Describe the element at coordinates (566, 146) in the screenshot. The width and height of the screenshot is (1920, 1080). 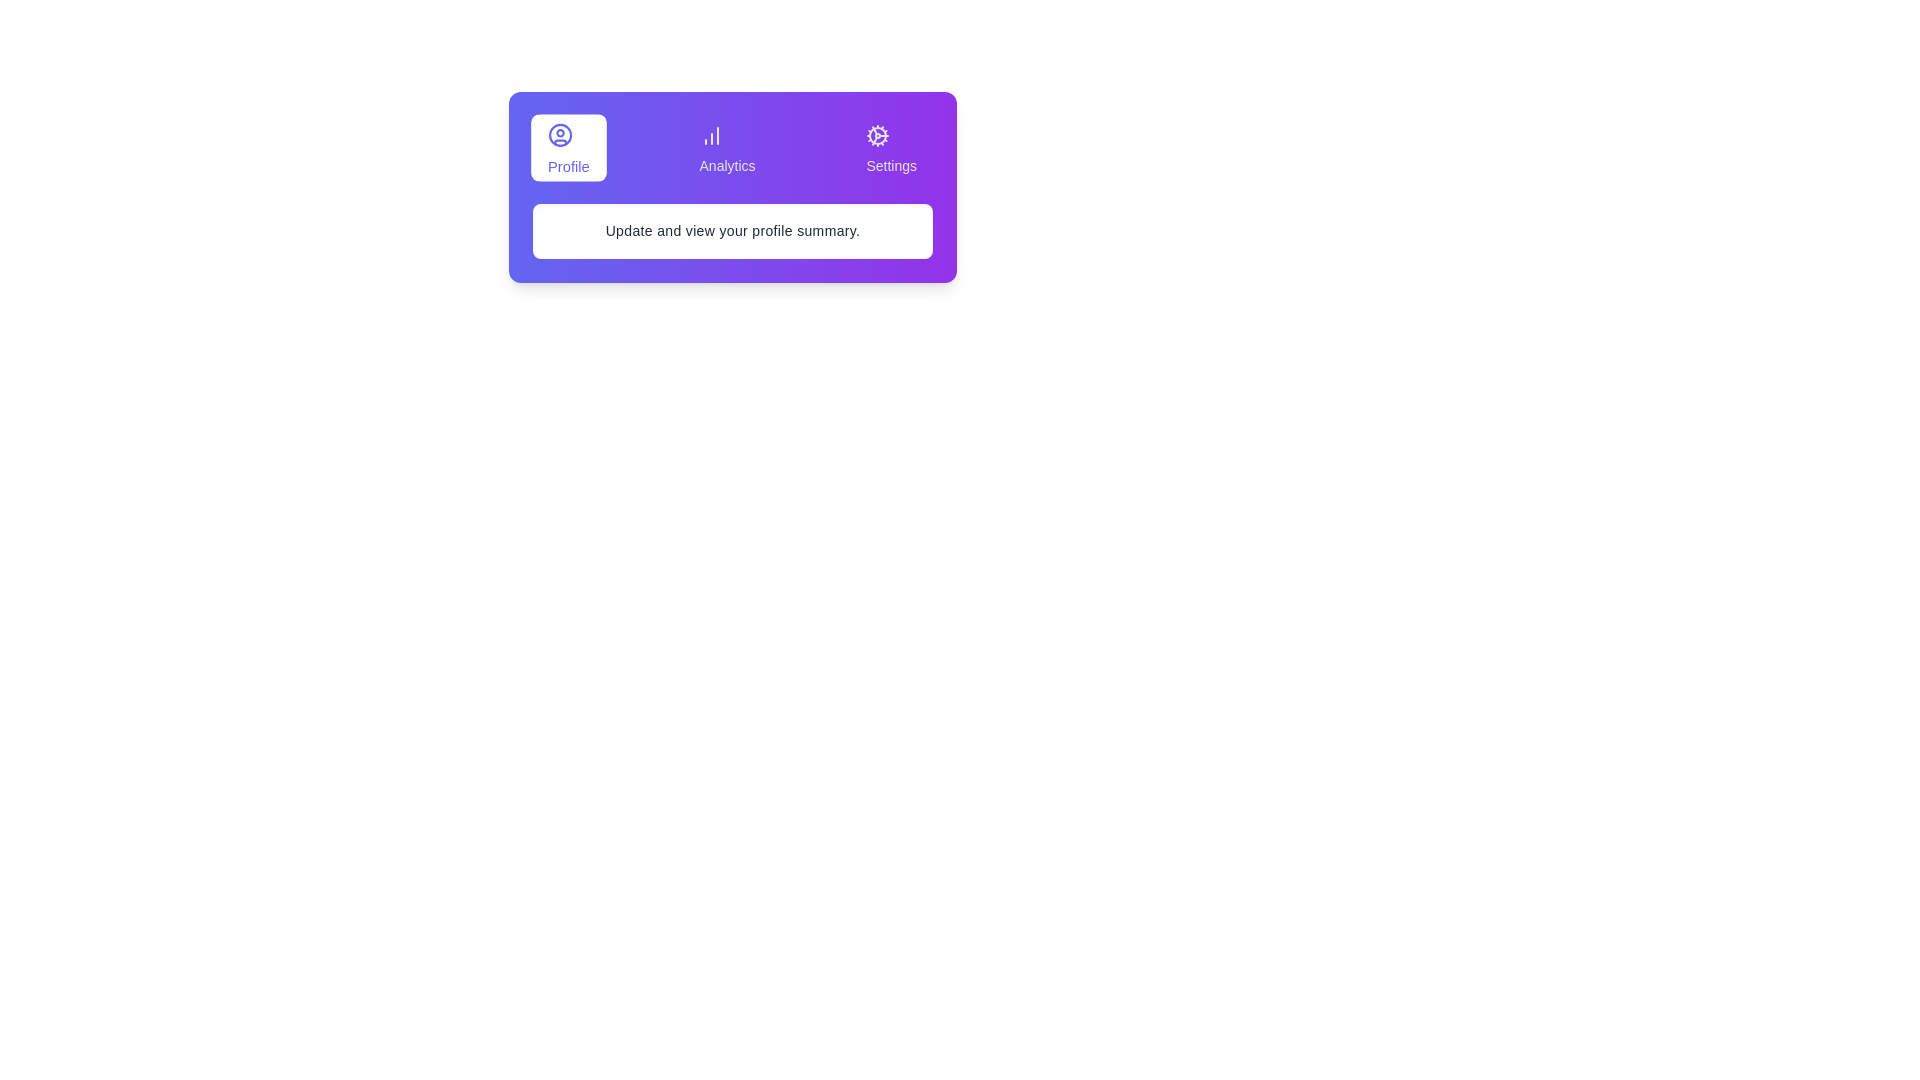
I see `the Profile tab to display its content` at that location.